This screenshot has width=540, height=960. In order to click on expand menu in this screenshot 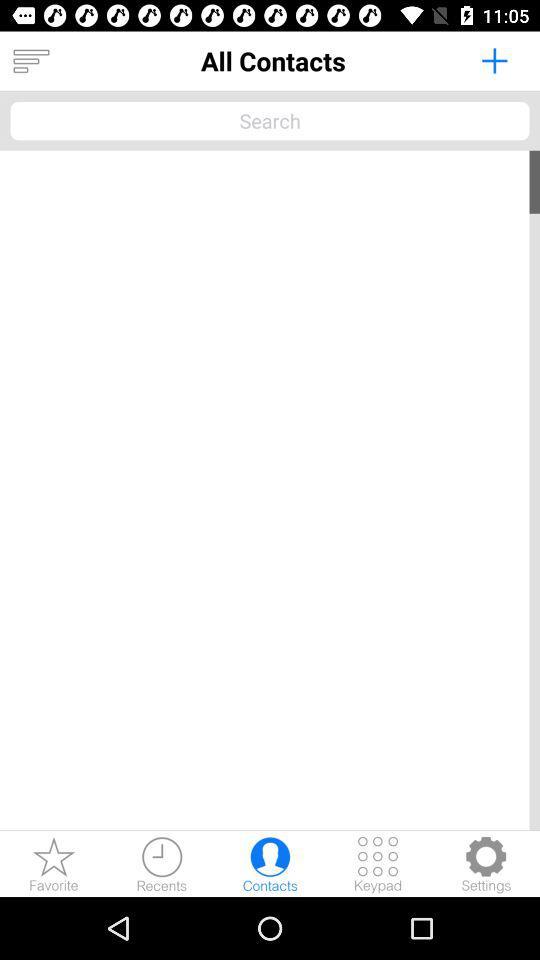, I will do `click(30, 61)`.